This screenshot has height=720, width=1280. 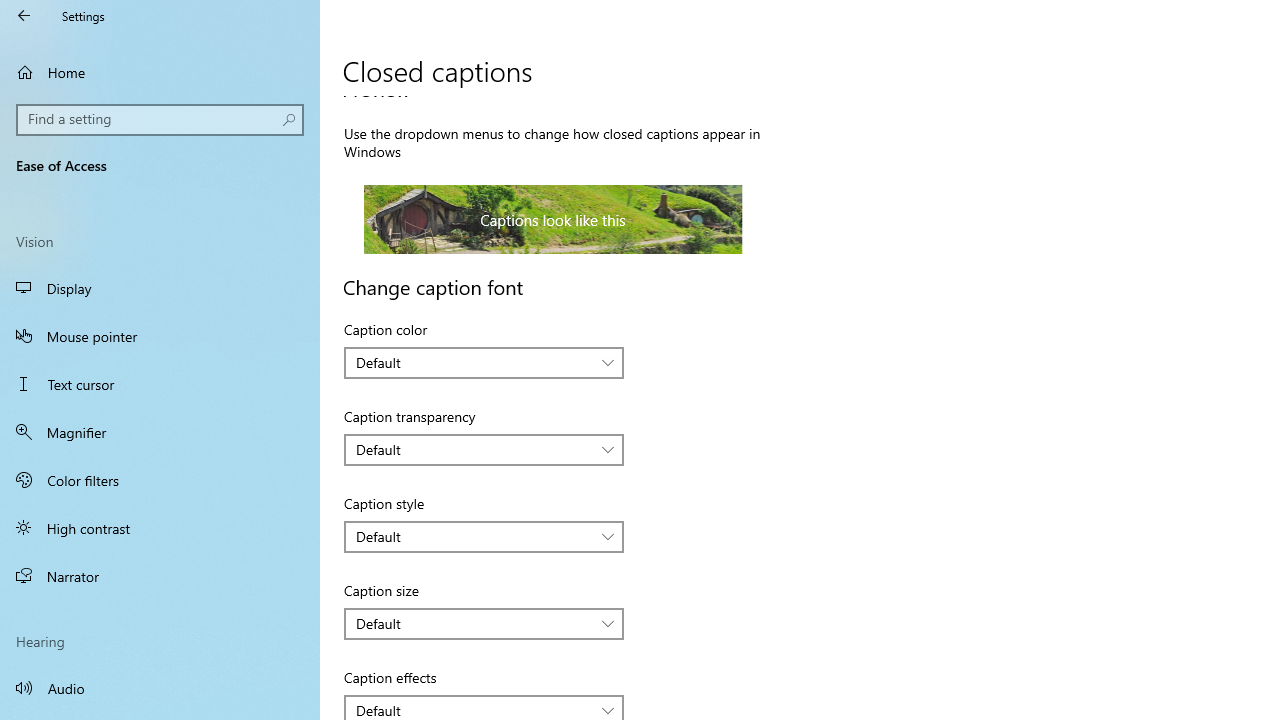 I want to click on 'Color filters', so click(x=160, y=479).